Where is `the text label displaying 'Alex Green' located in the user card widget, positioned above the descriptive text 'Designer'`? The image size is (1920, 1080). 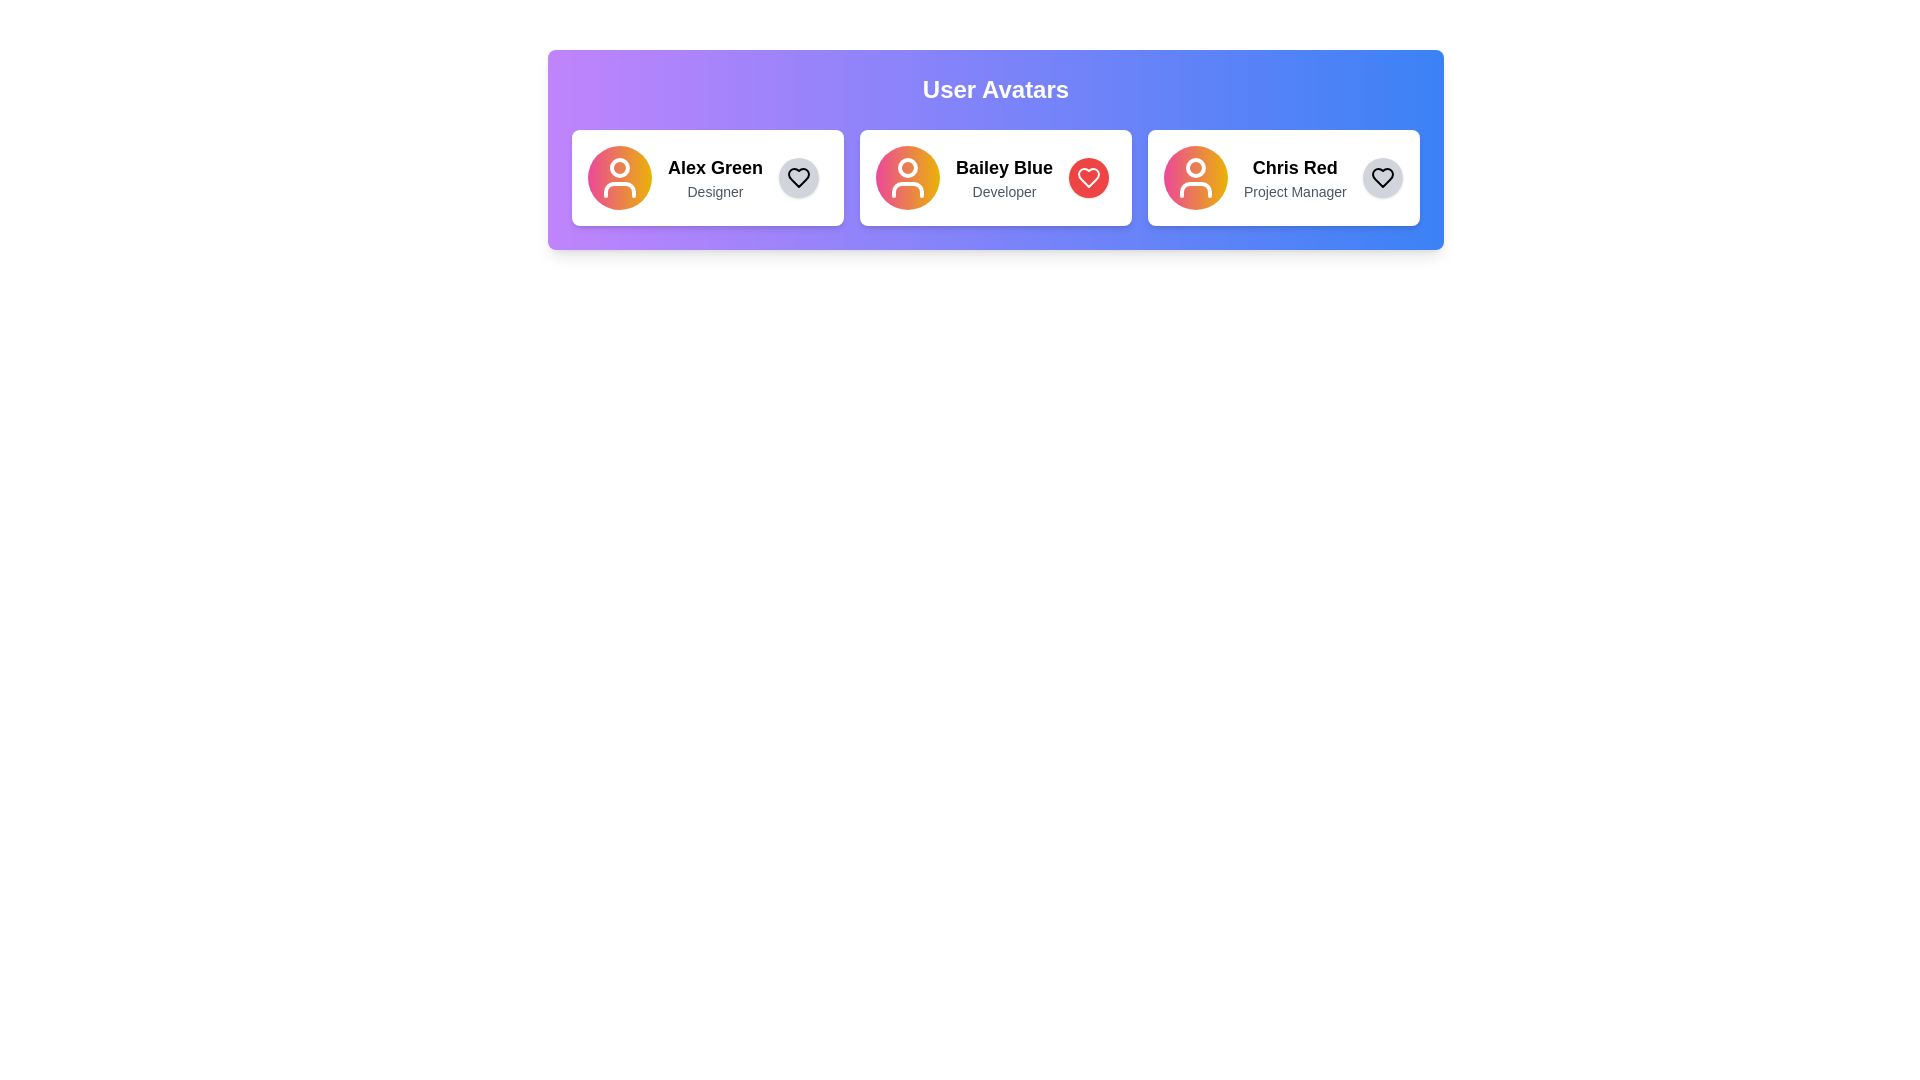
the text label displaying 'Alex Green' located in the user card widget, positioned above the descriptive text 'Designer' is located at coordinates (715, 167).